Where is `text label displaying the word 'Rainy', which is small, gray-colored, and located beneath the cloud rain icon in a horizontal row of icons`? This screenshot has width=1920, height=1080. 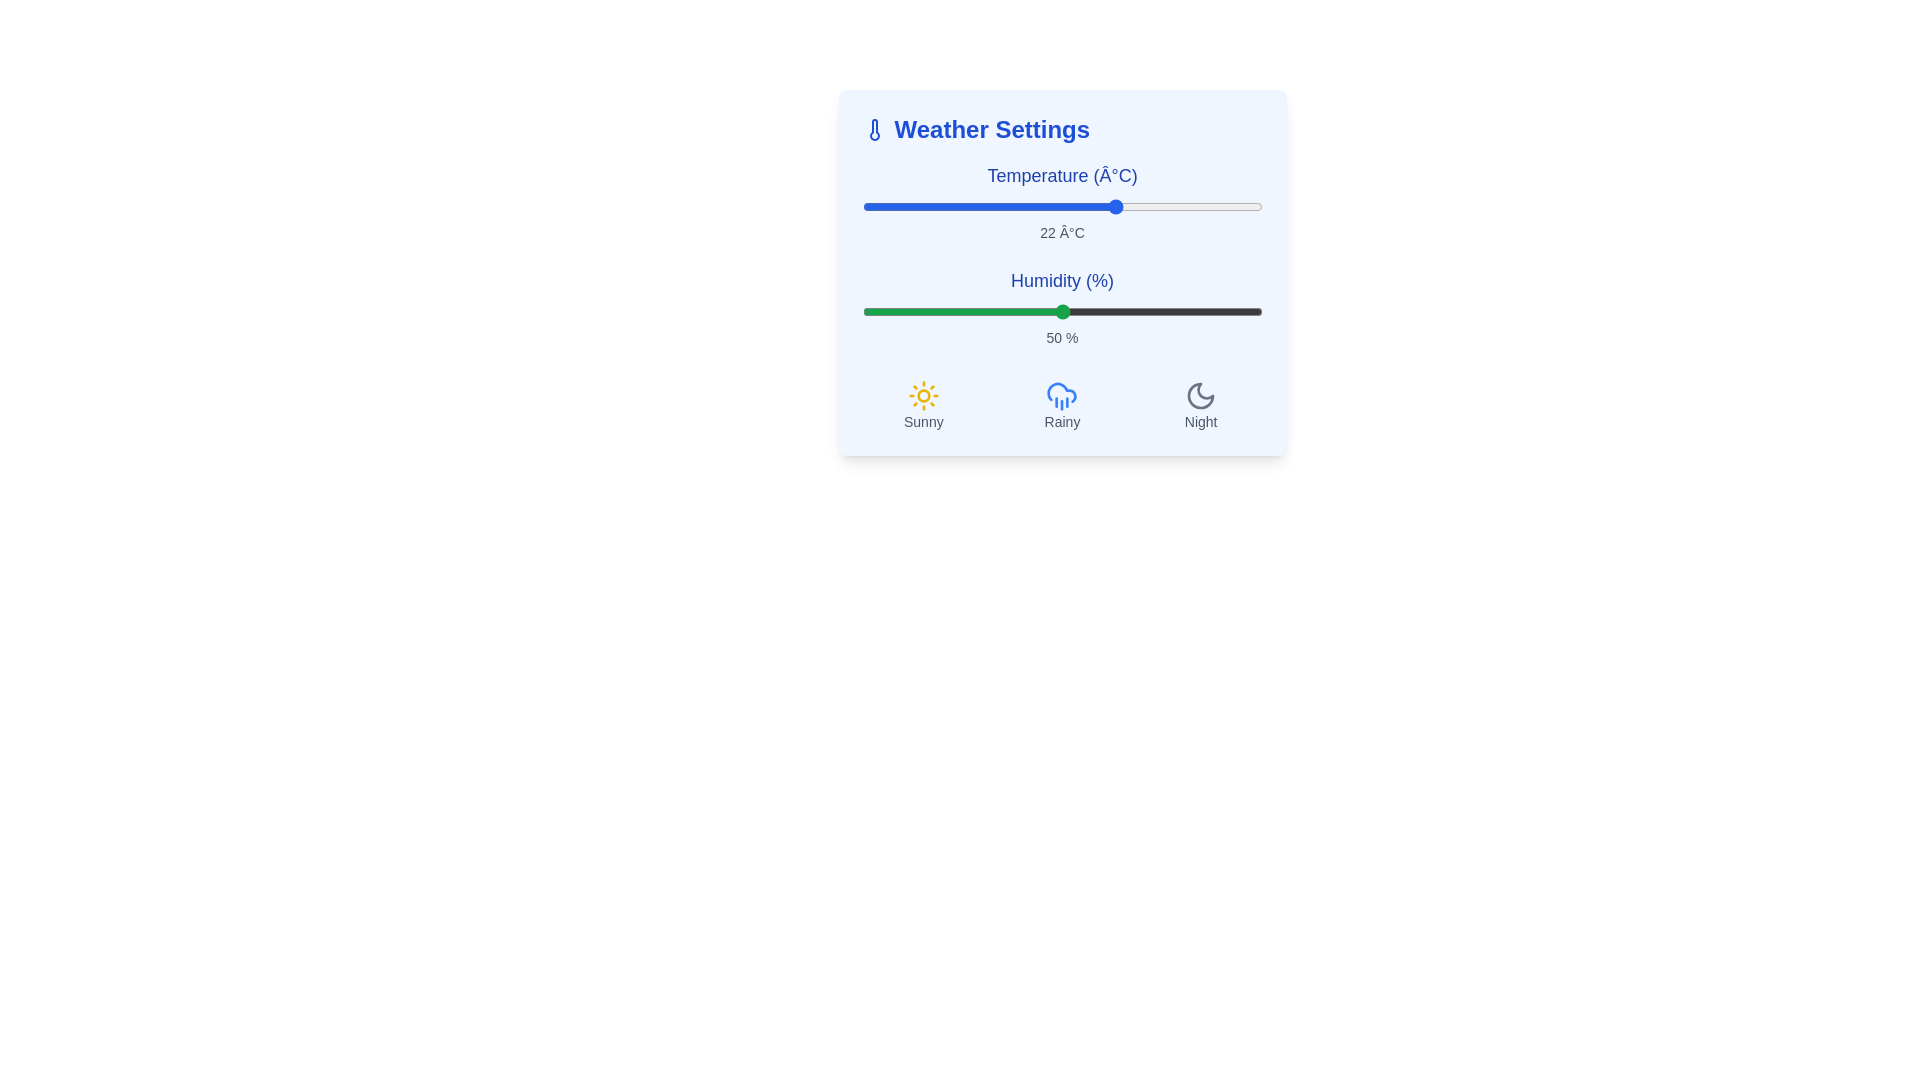 text label displaying the word 'Rainy', which is small, gray-colored, and located beneath the cloud rain icon in a horizontal row of icons is located at coordinates (1061, 420).